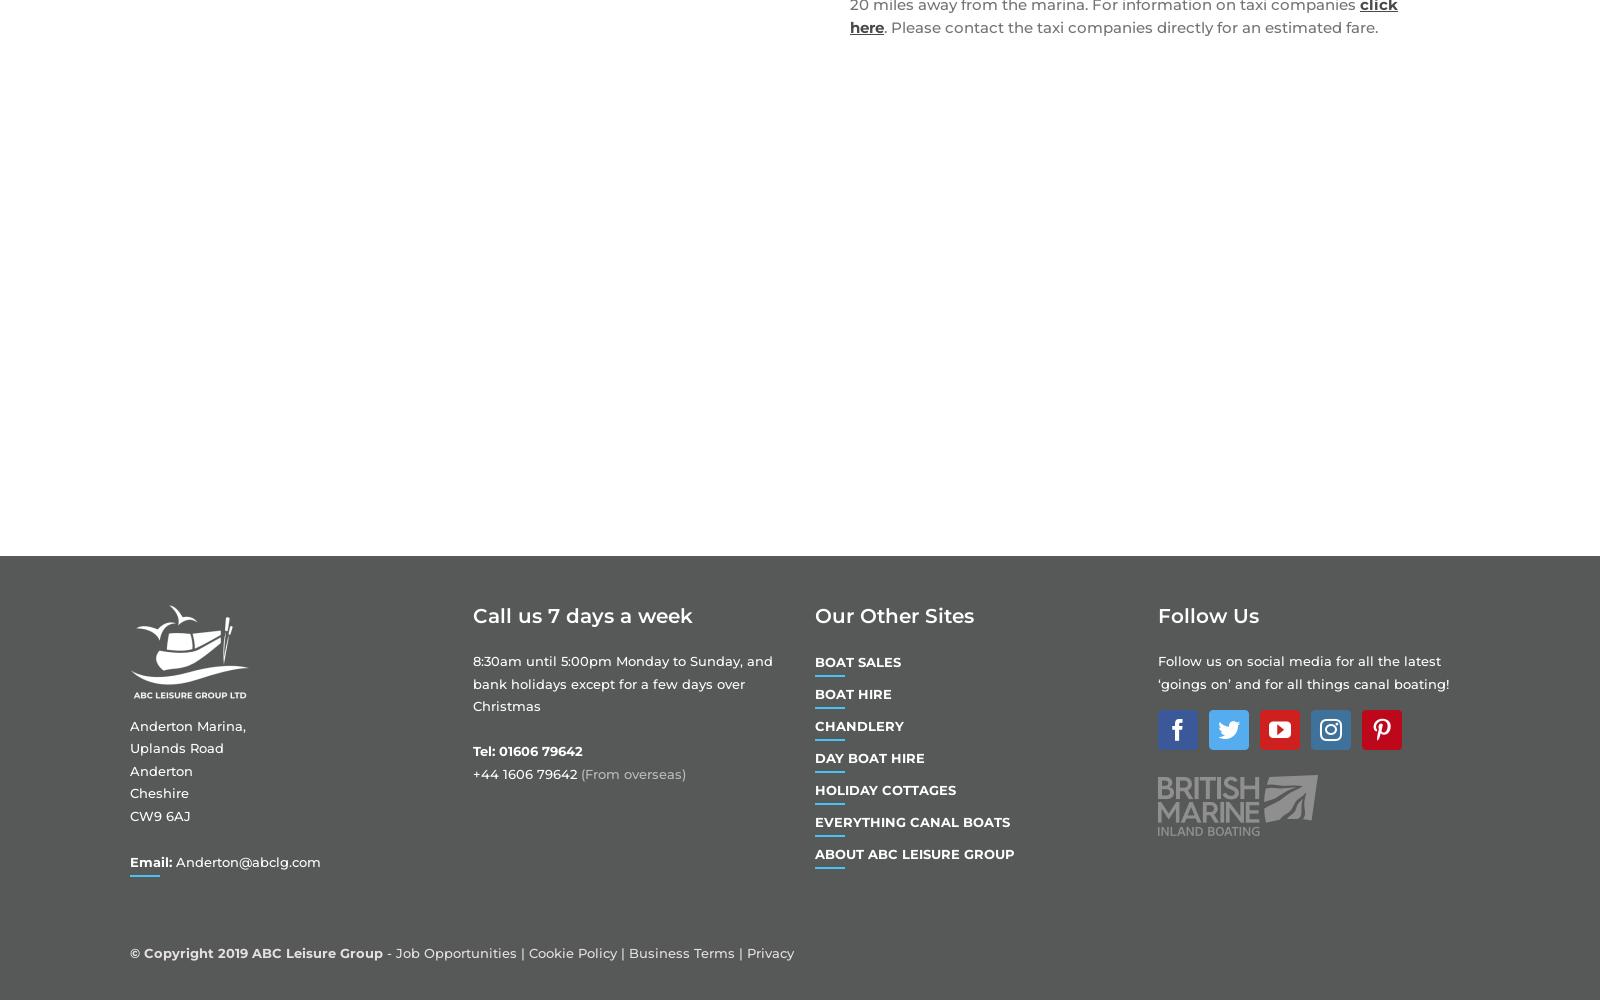 This screenshot has height=1000, width=1600. Describe the element at coordinates (160, 770) in the screenshot. I see `'Anderton'` at that location.